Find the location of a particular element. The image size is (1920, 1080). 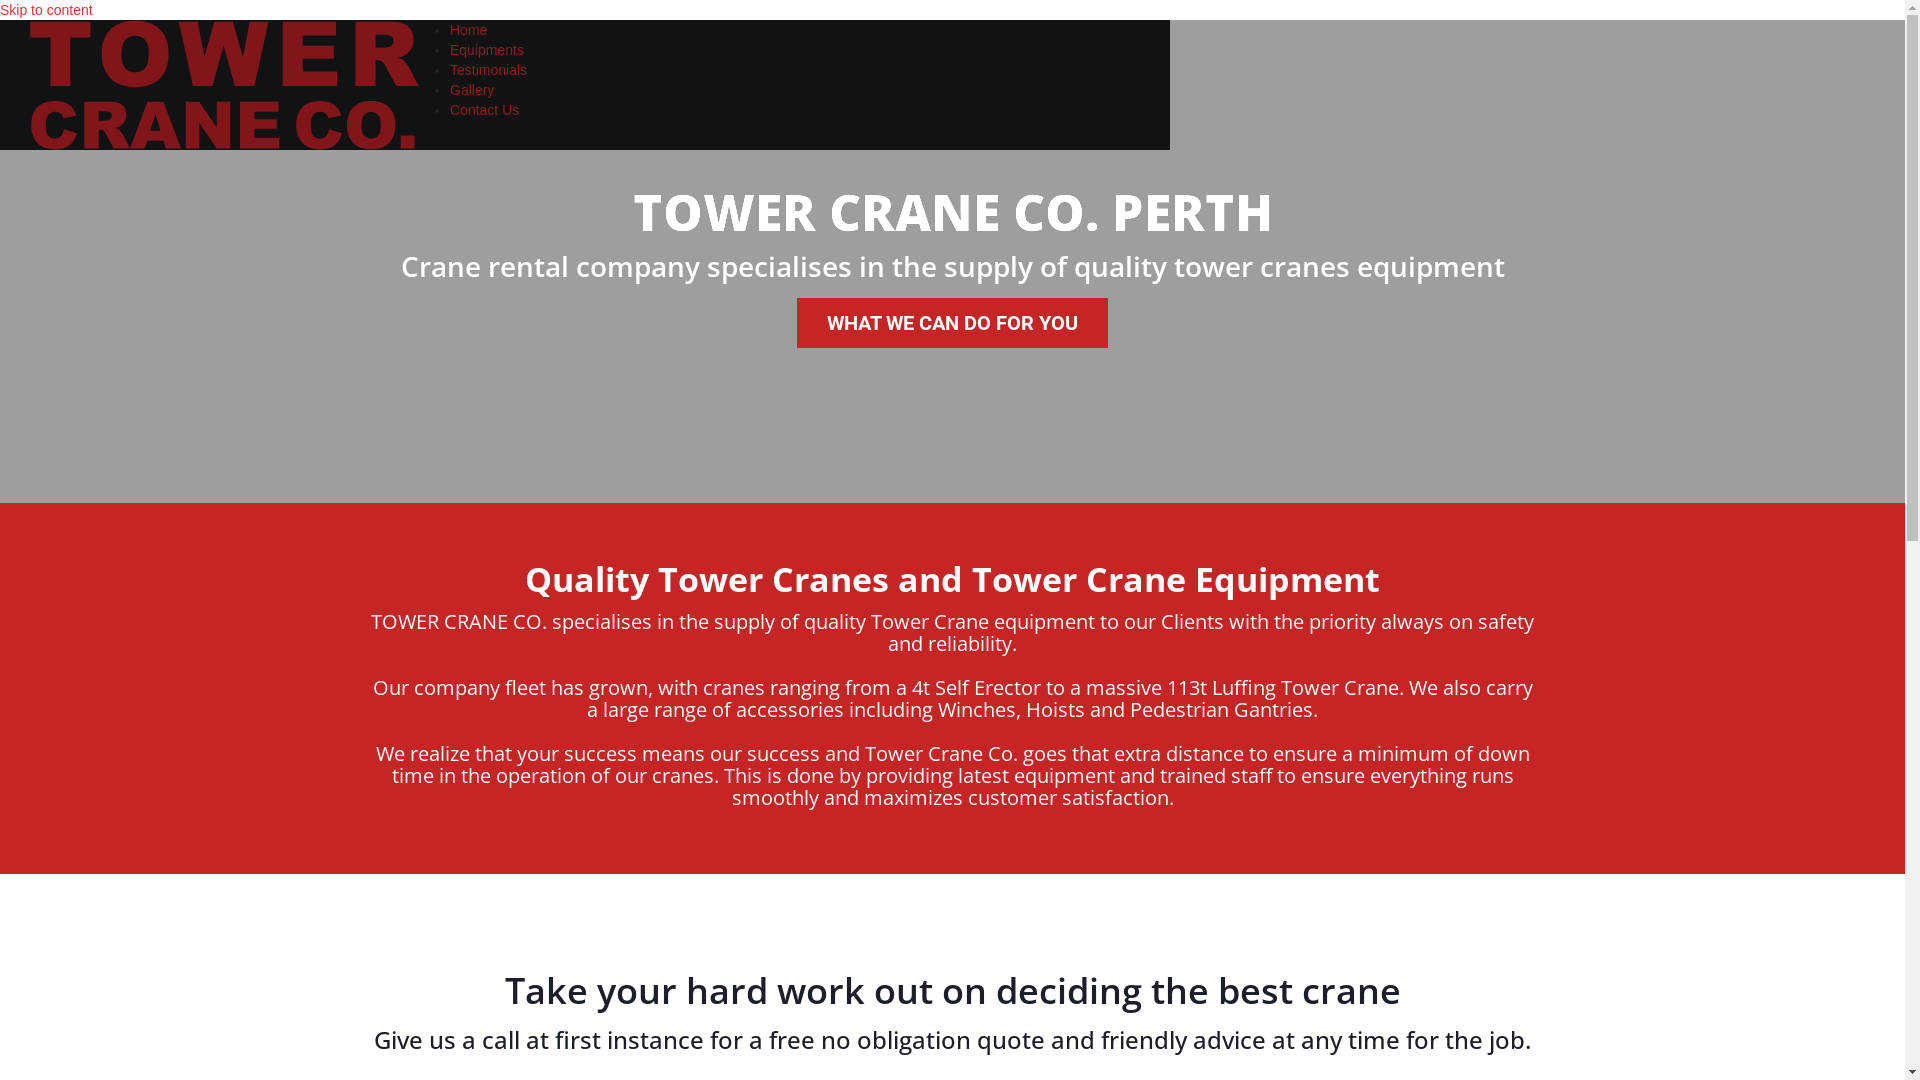

'Home' is located at coordinates (467, 30).